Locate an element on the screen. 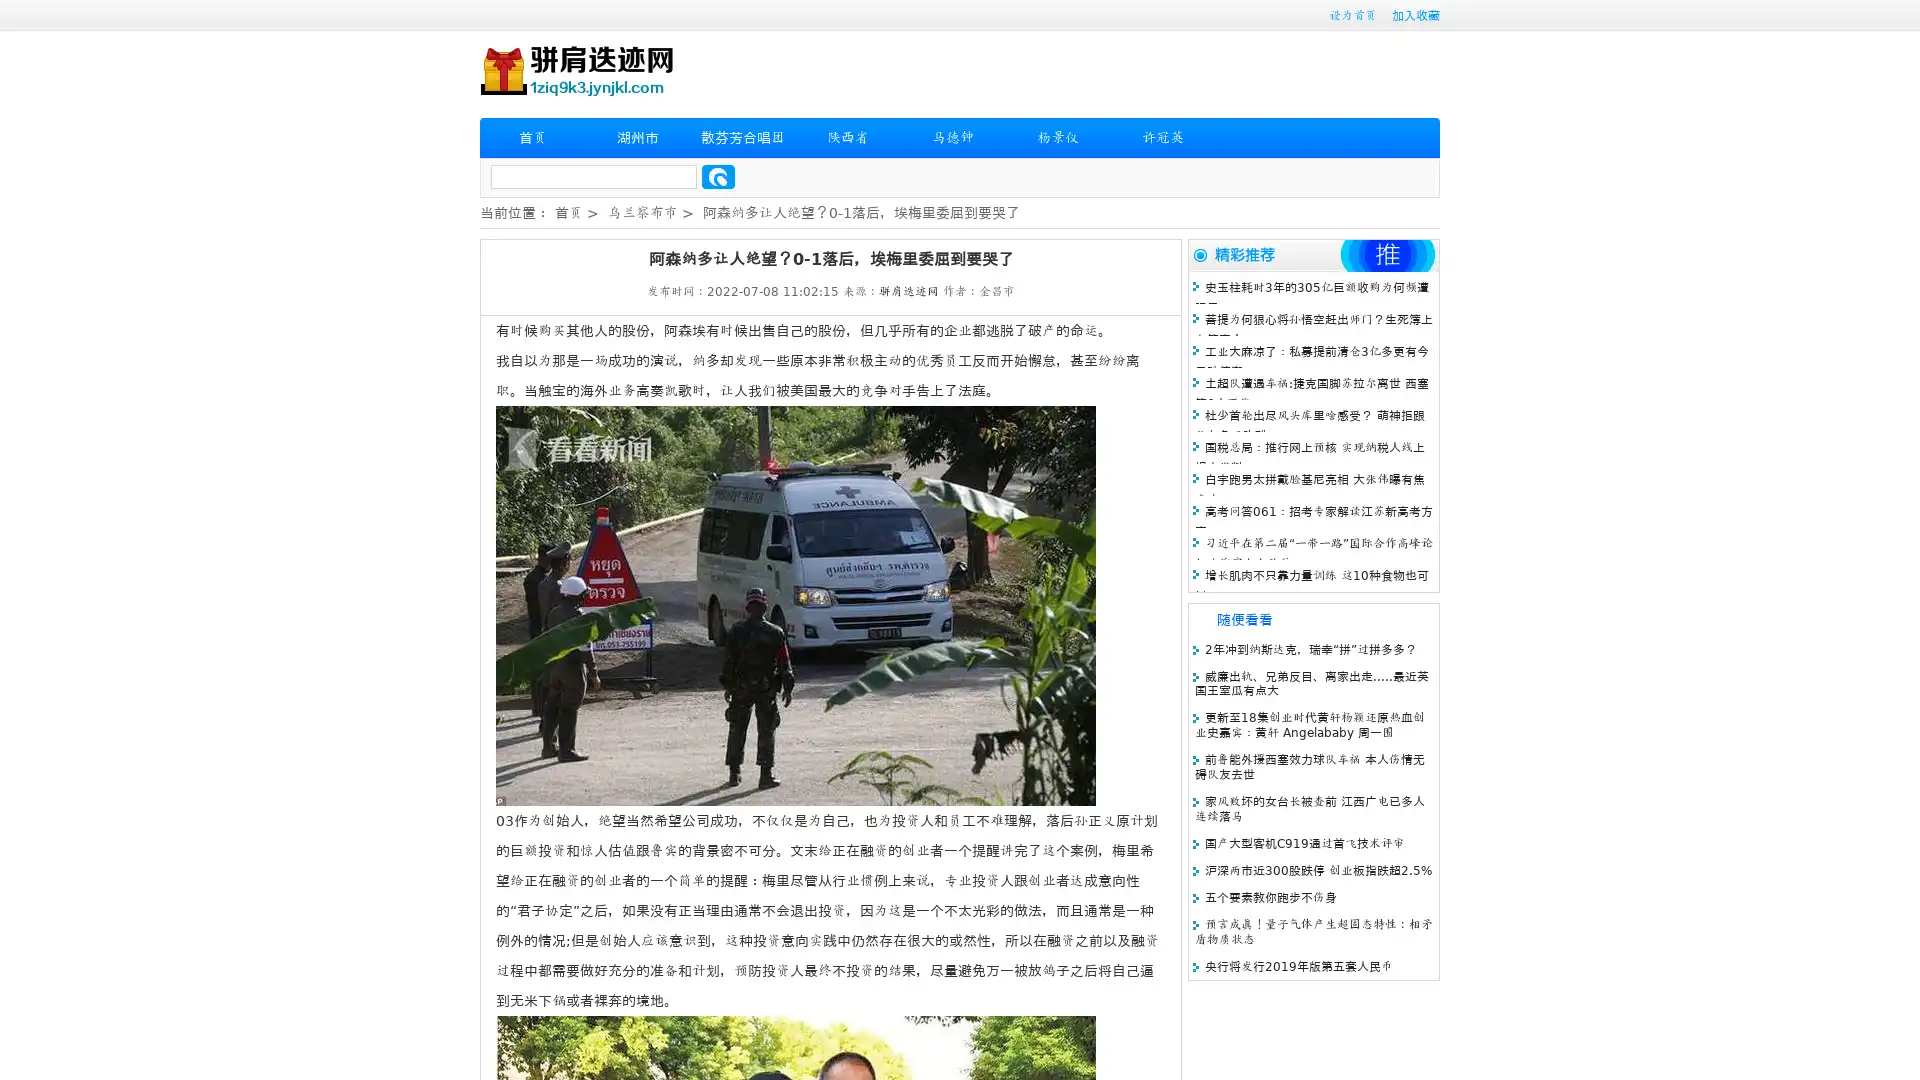 The image size is (1920, 1080). Search is located at coordinates (718, 176).